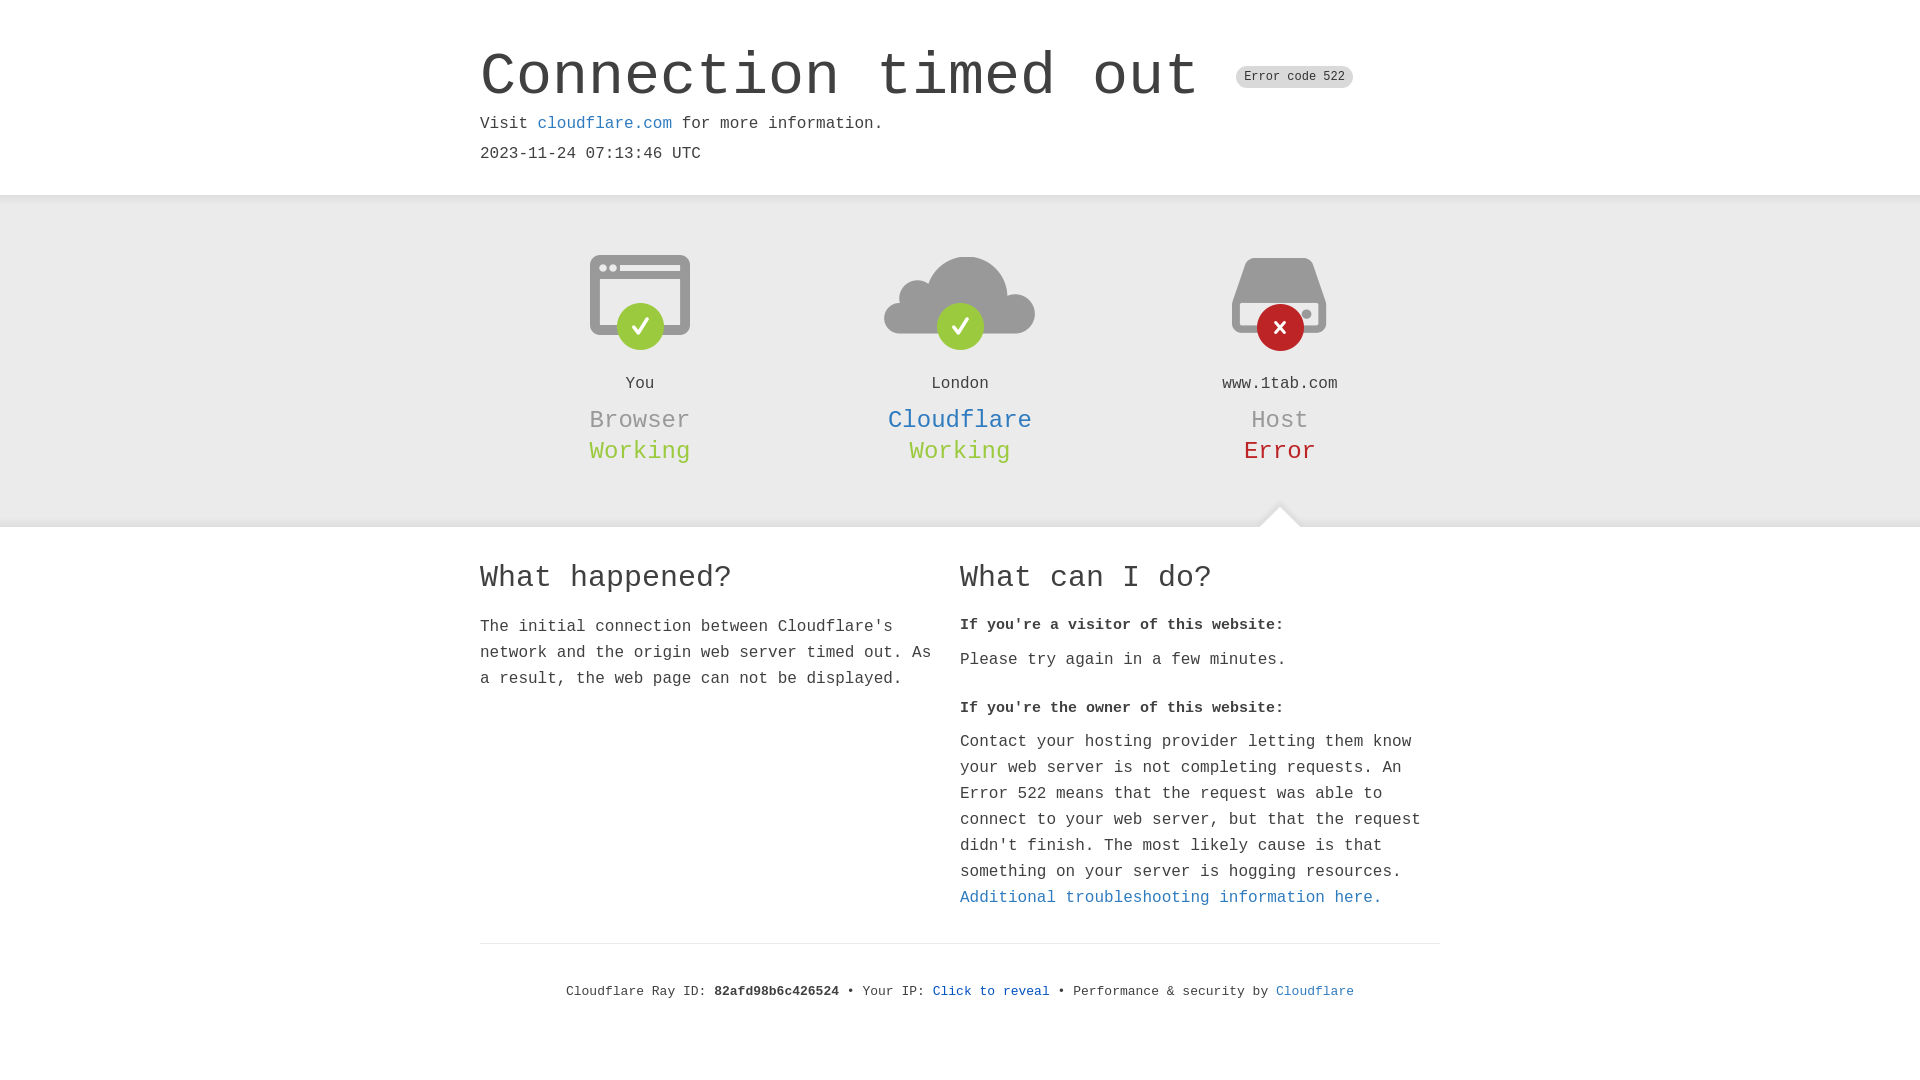 The height and width of the screenshot is (1080, 1920). I want to click on 'Cloudflare', so click(1315, 991).